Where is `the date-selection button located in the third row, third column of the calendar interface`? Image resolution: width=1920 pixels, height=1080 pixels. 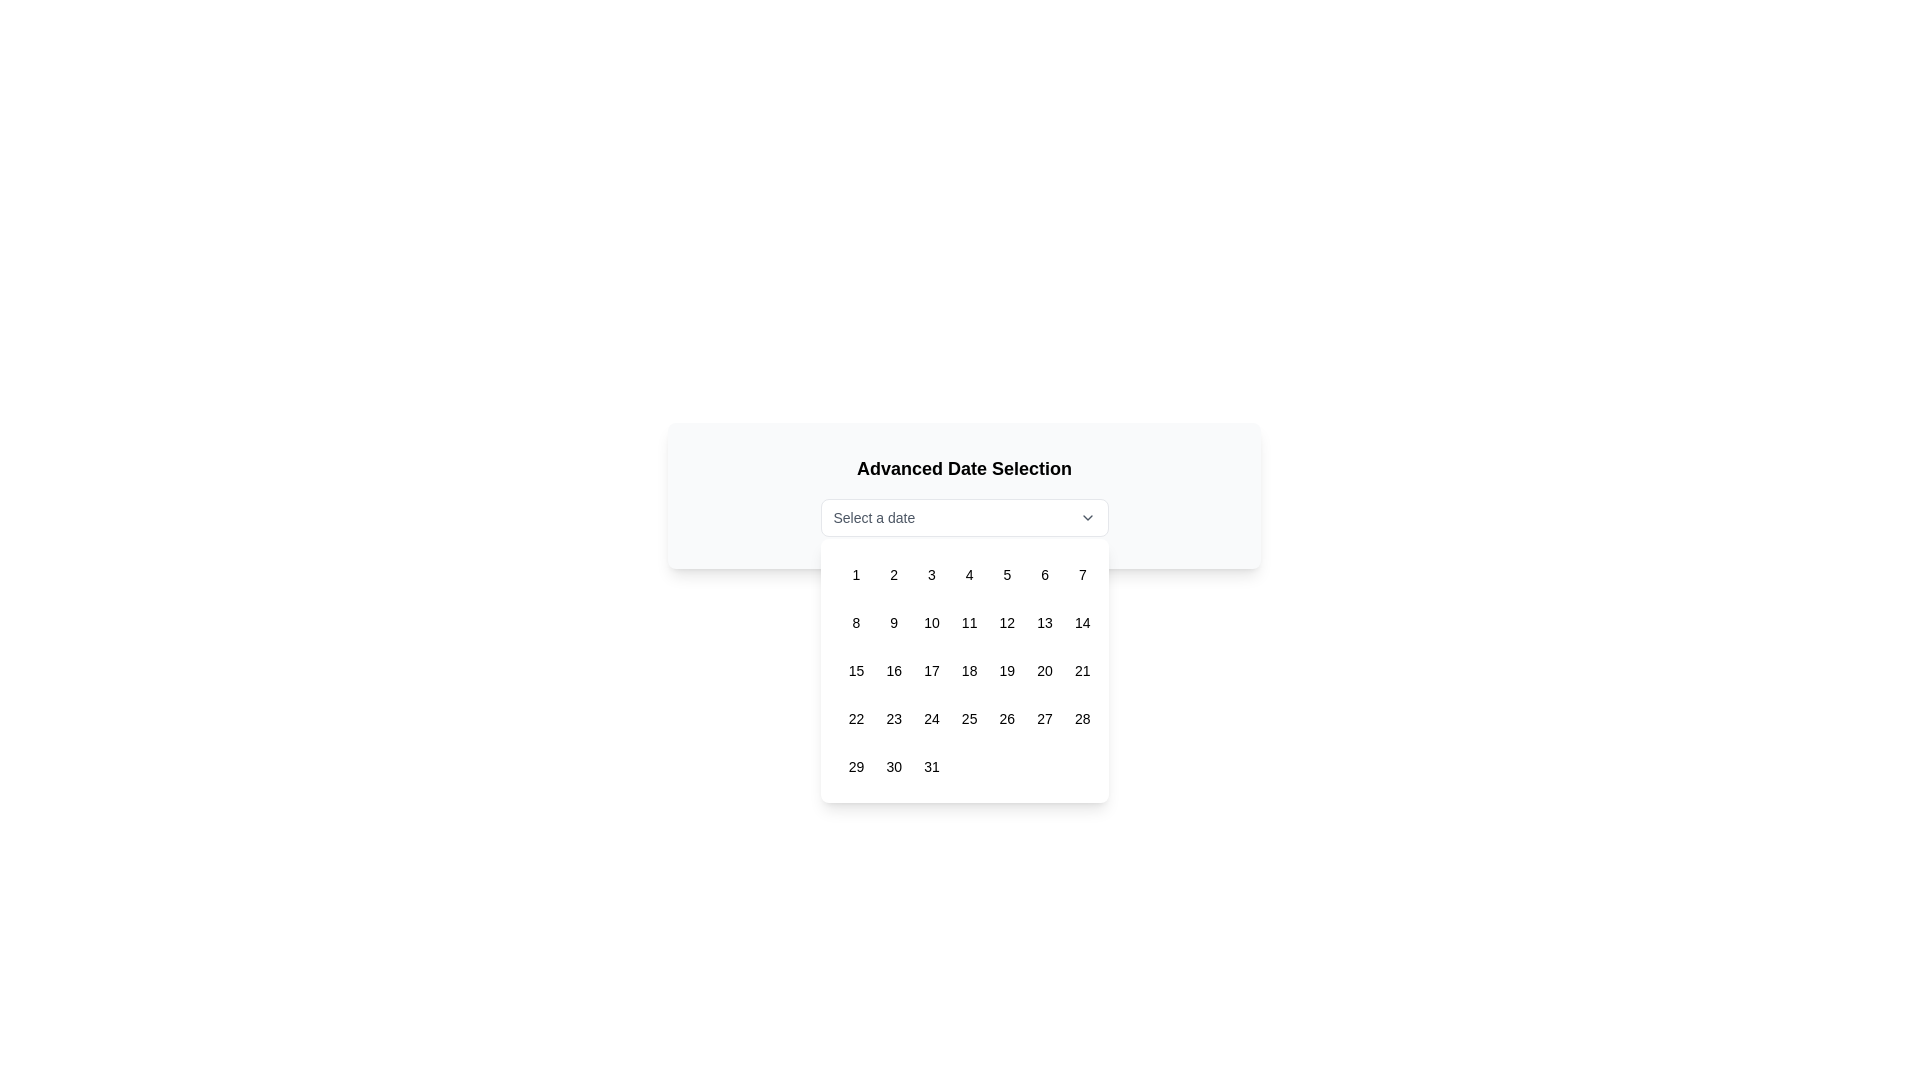 the date-selection button located in the third row, third column of the calendar interface is located at coordinates (930, 671).